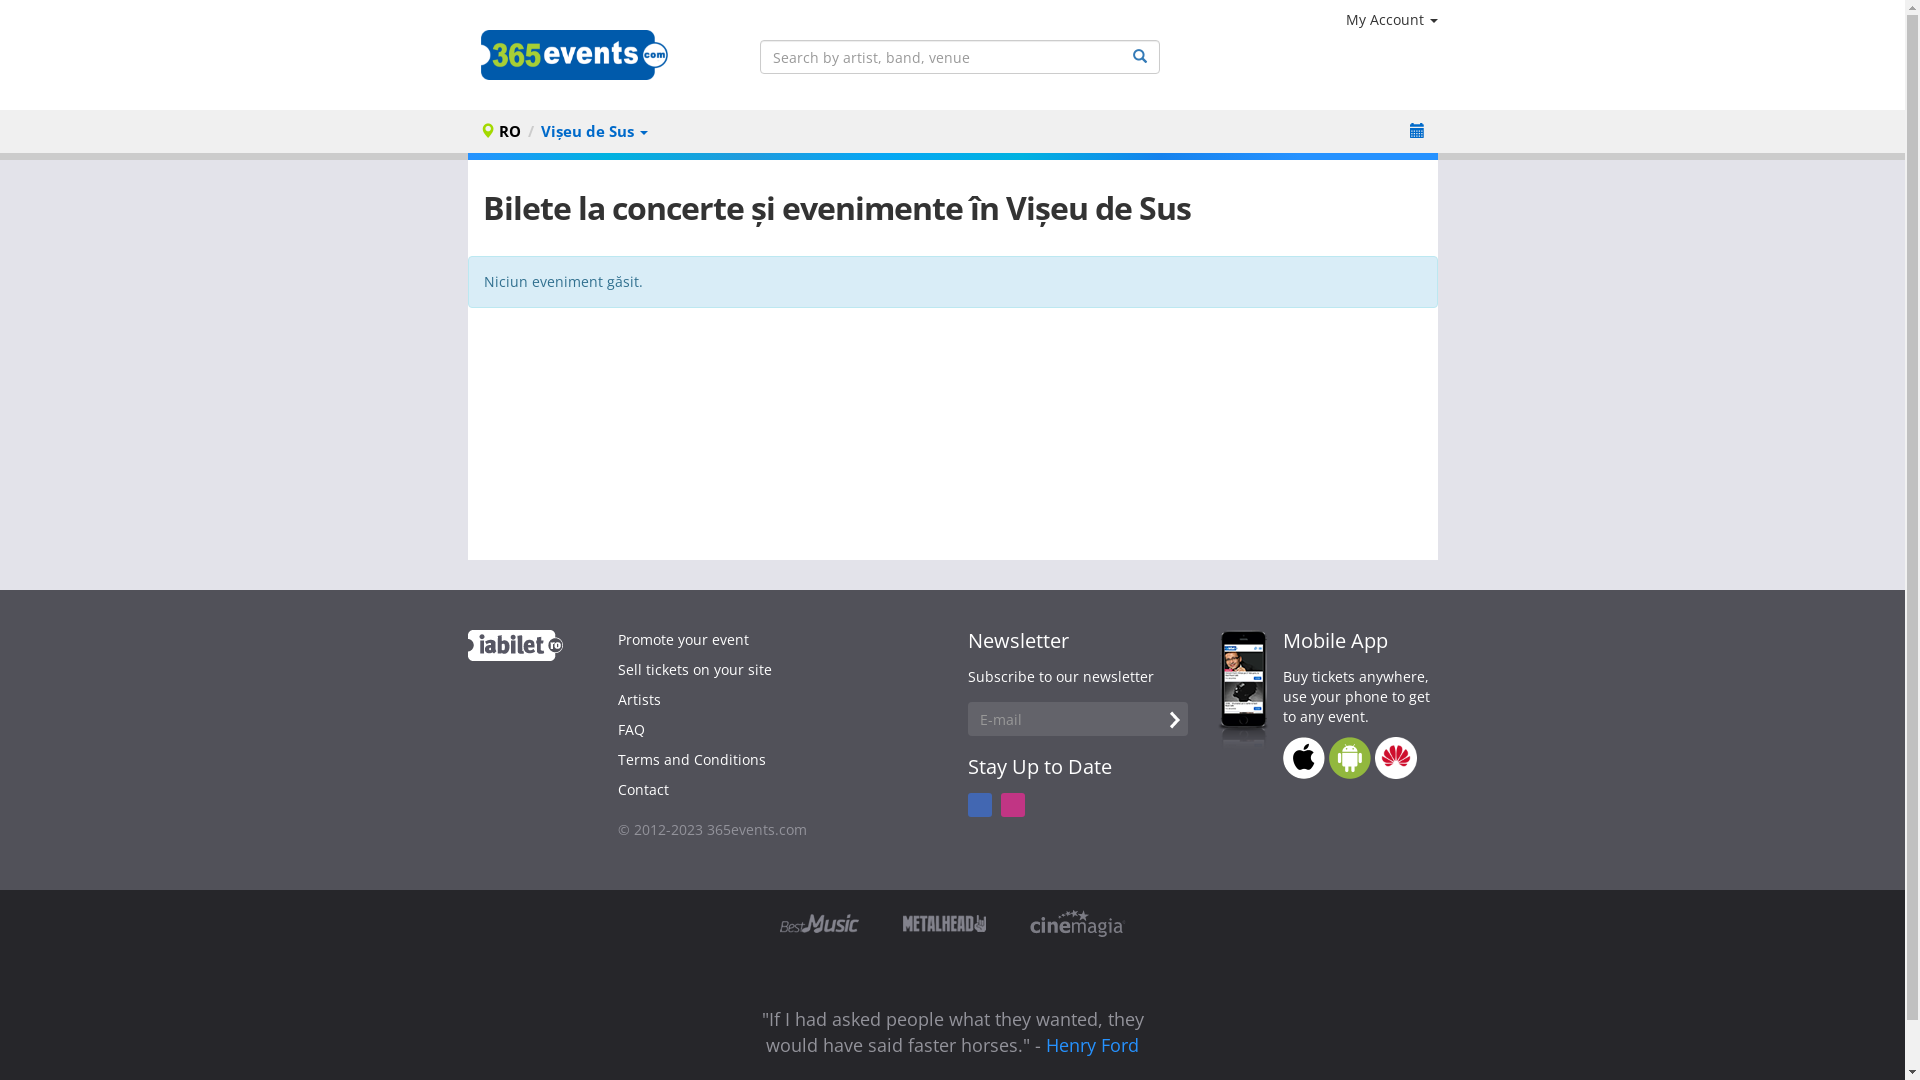  Describe the element at coordinates (617, 788) in the screenshot. I see `'Contact'` at that location.